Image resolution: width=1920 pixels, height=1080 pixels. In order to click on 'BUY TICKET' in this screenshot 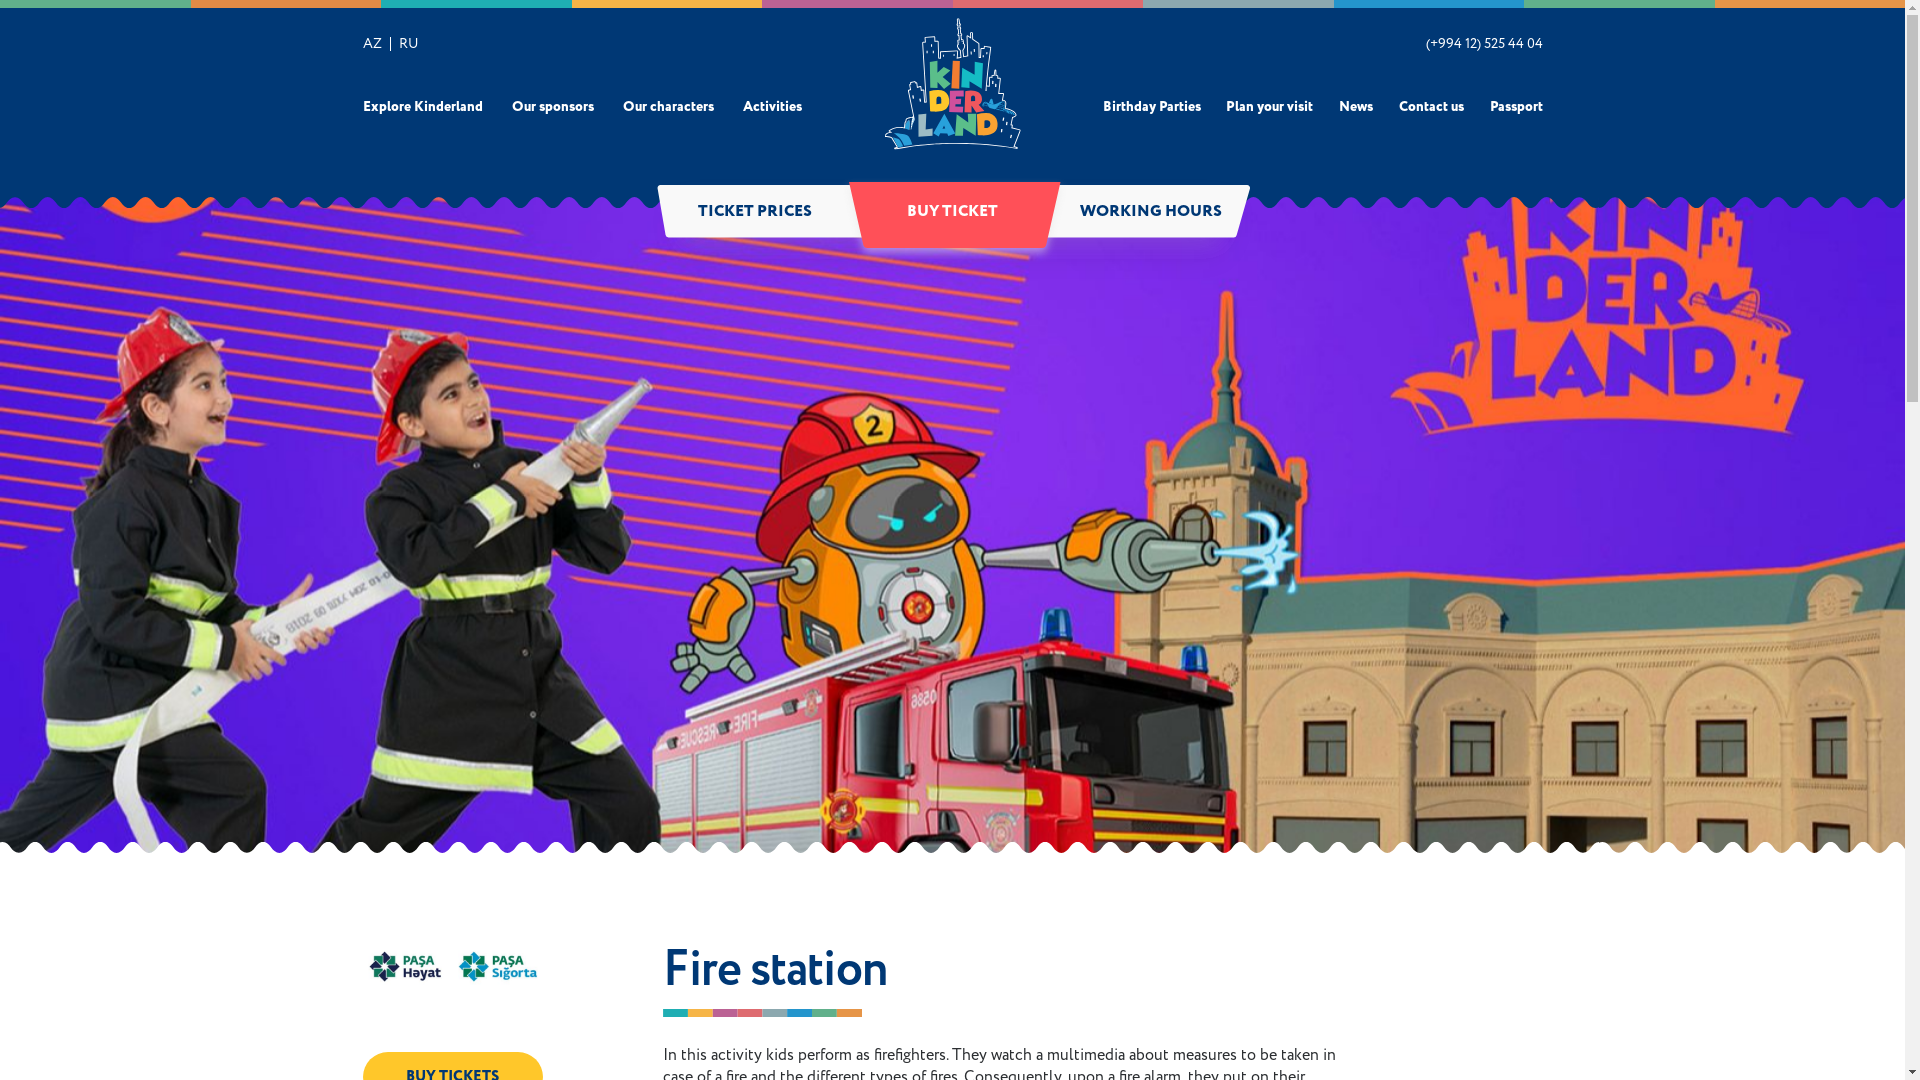, I will do `click(952, 212)`.